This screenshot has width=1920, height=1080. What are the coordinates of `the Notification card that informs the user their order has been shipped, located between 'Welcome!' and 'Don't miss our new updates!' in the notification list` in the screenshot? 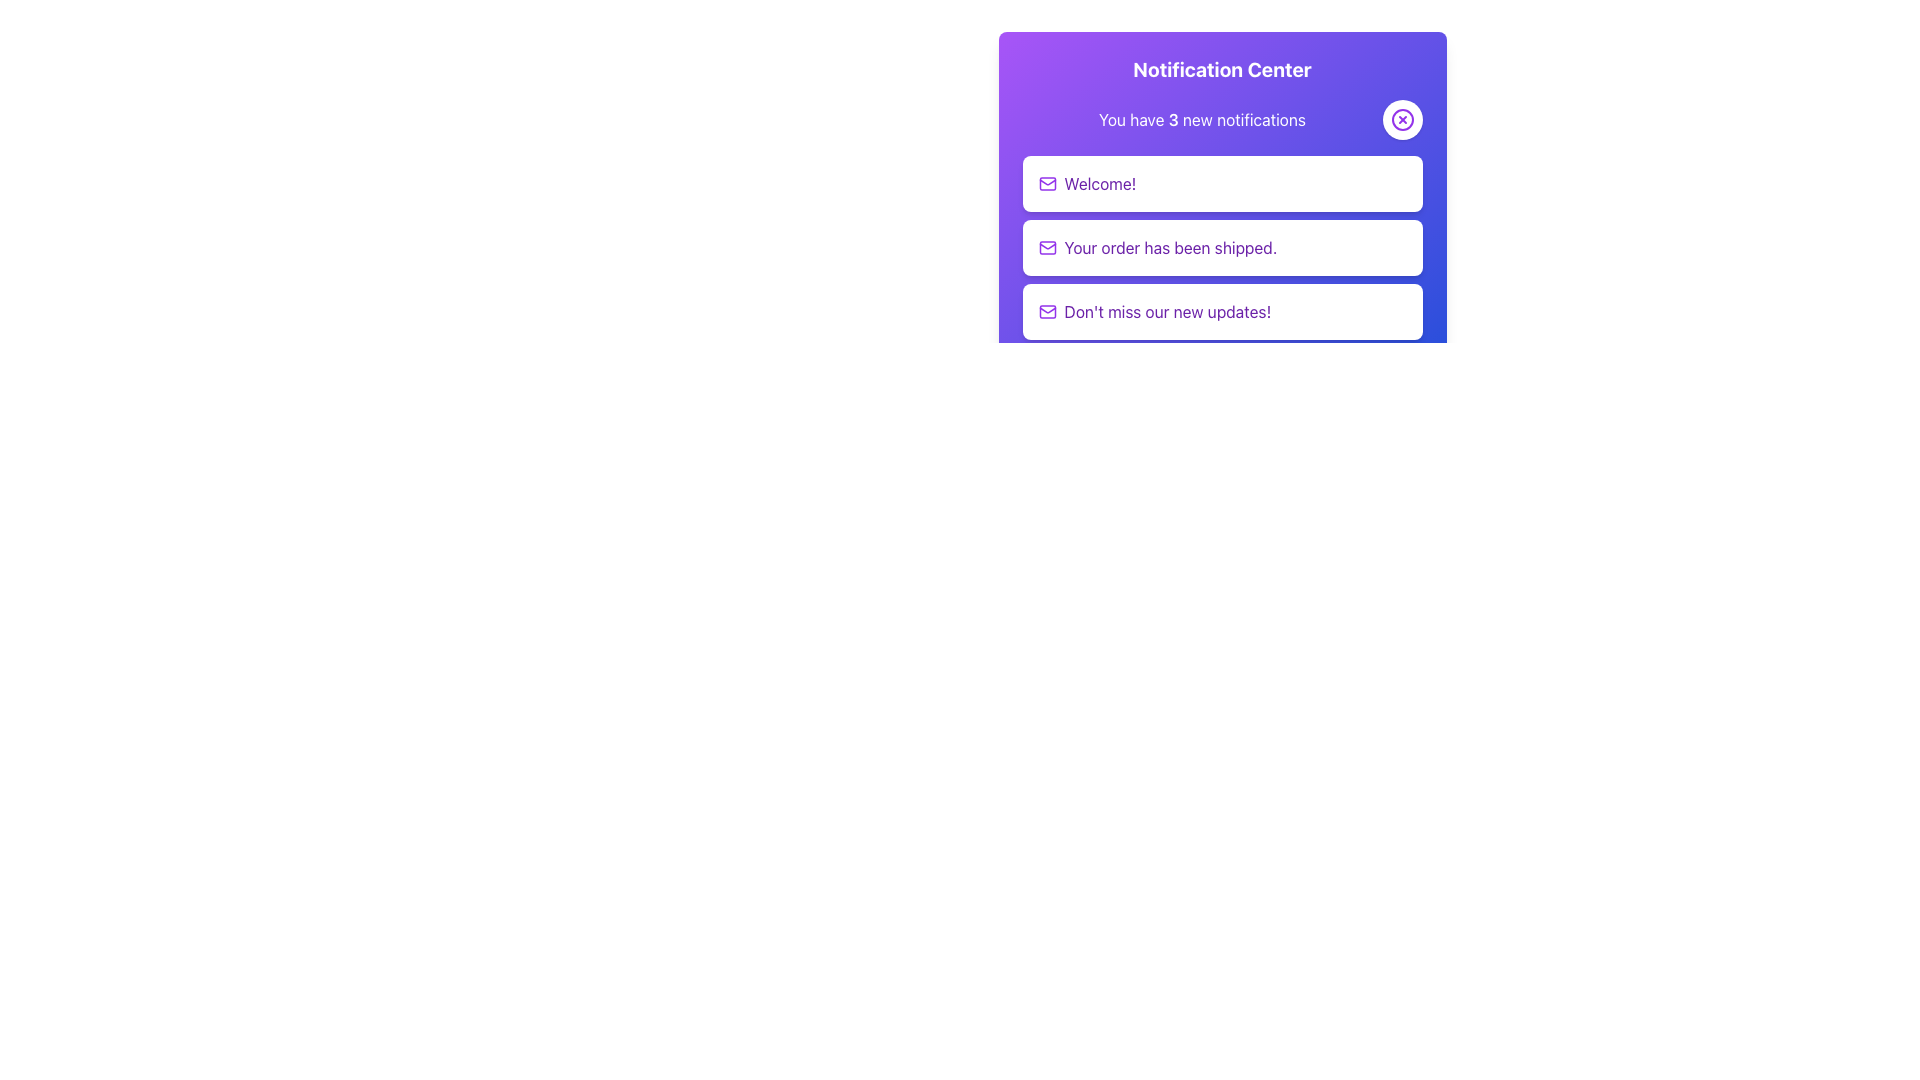 It's located at (1221, 246).